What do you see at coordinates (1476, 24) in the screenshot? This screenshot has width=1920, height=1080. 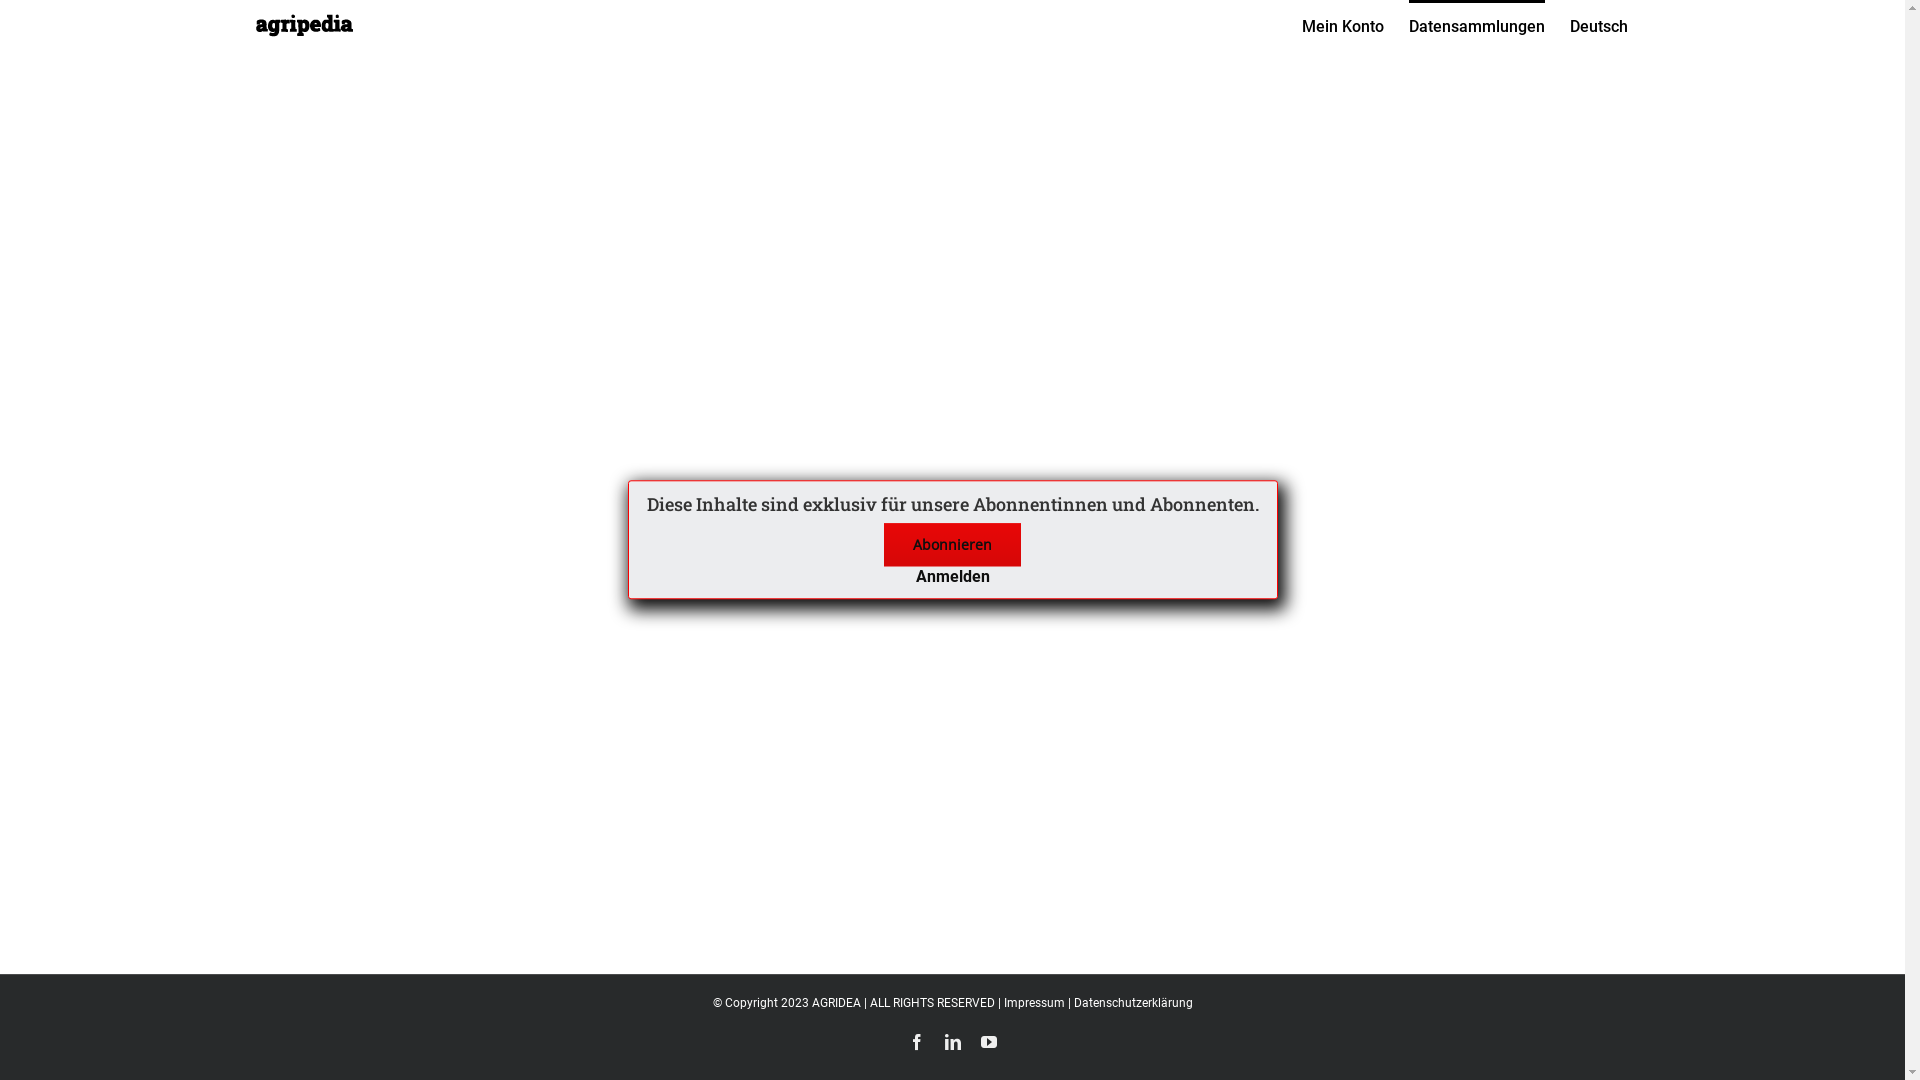 I see `'Datensammlungen'` at bounding box center [1476, 24].